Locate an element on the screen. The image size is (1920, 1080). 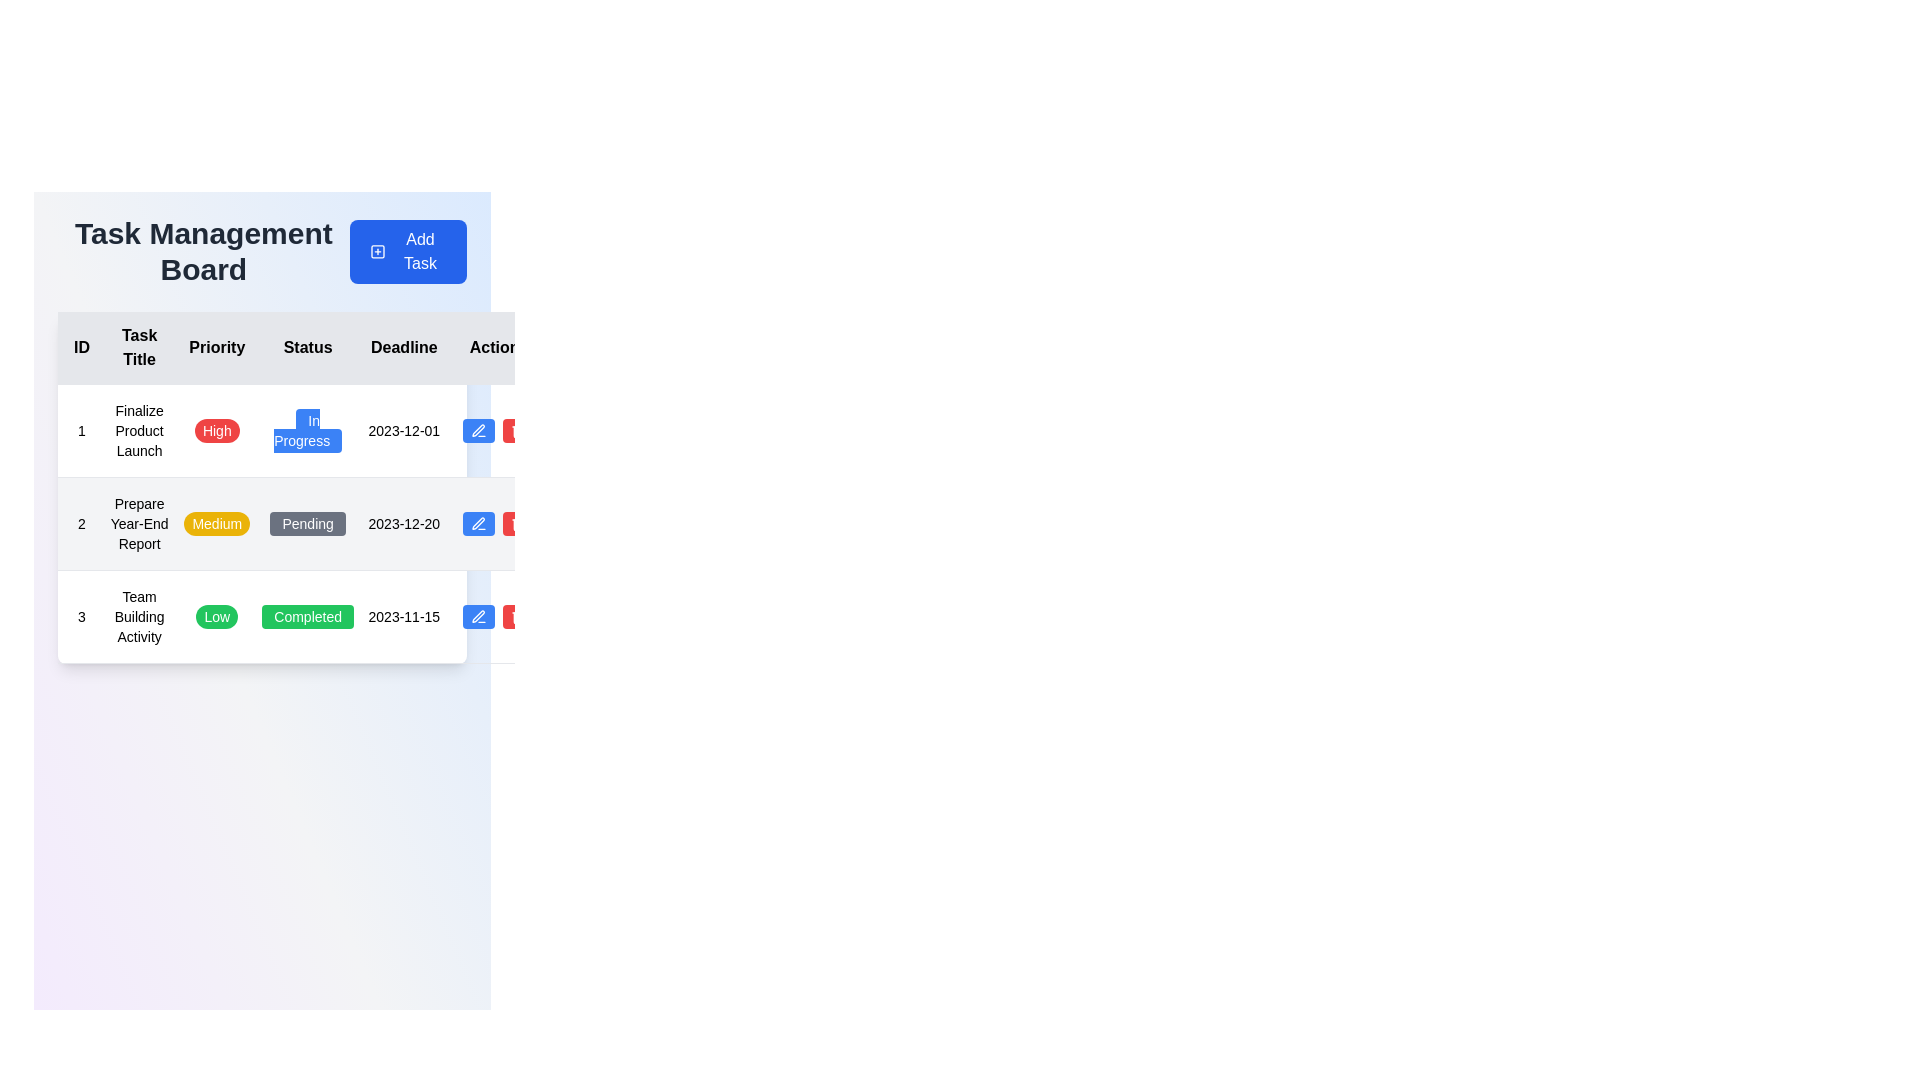
the static text label displaying the deadline date for the task 'Finalize Product Launch' located in the first row under the 'Deadline' column is located at coordinates (403, 430).